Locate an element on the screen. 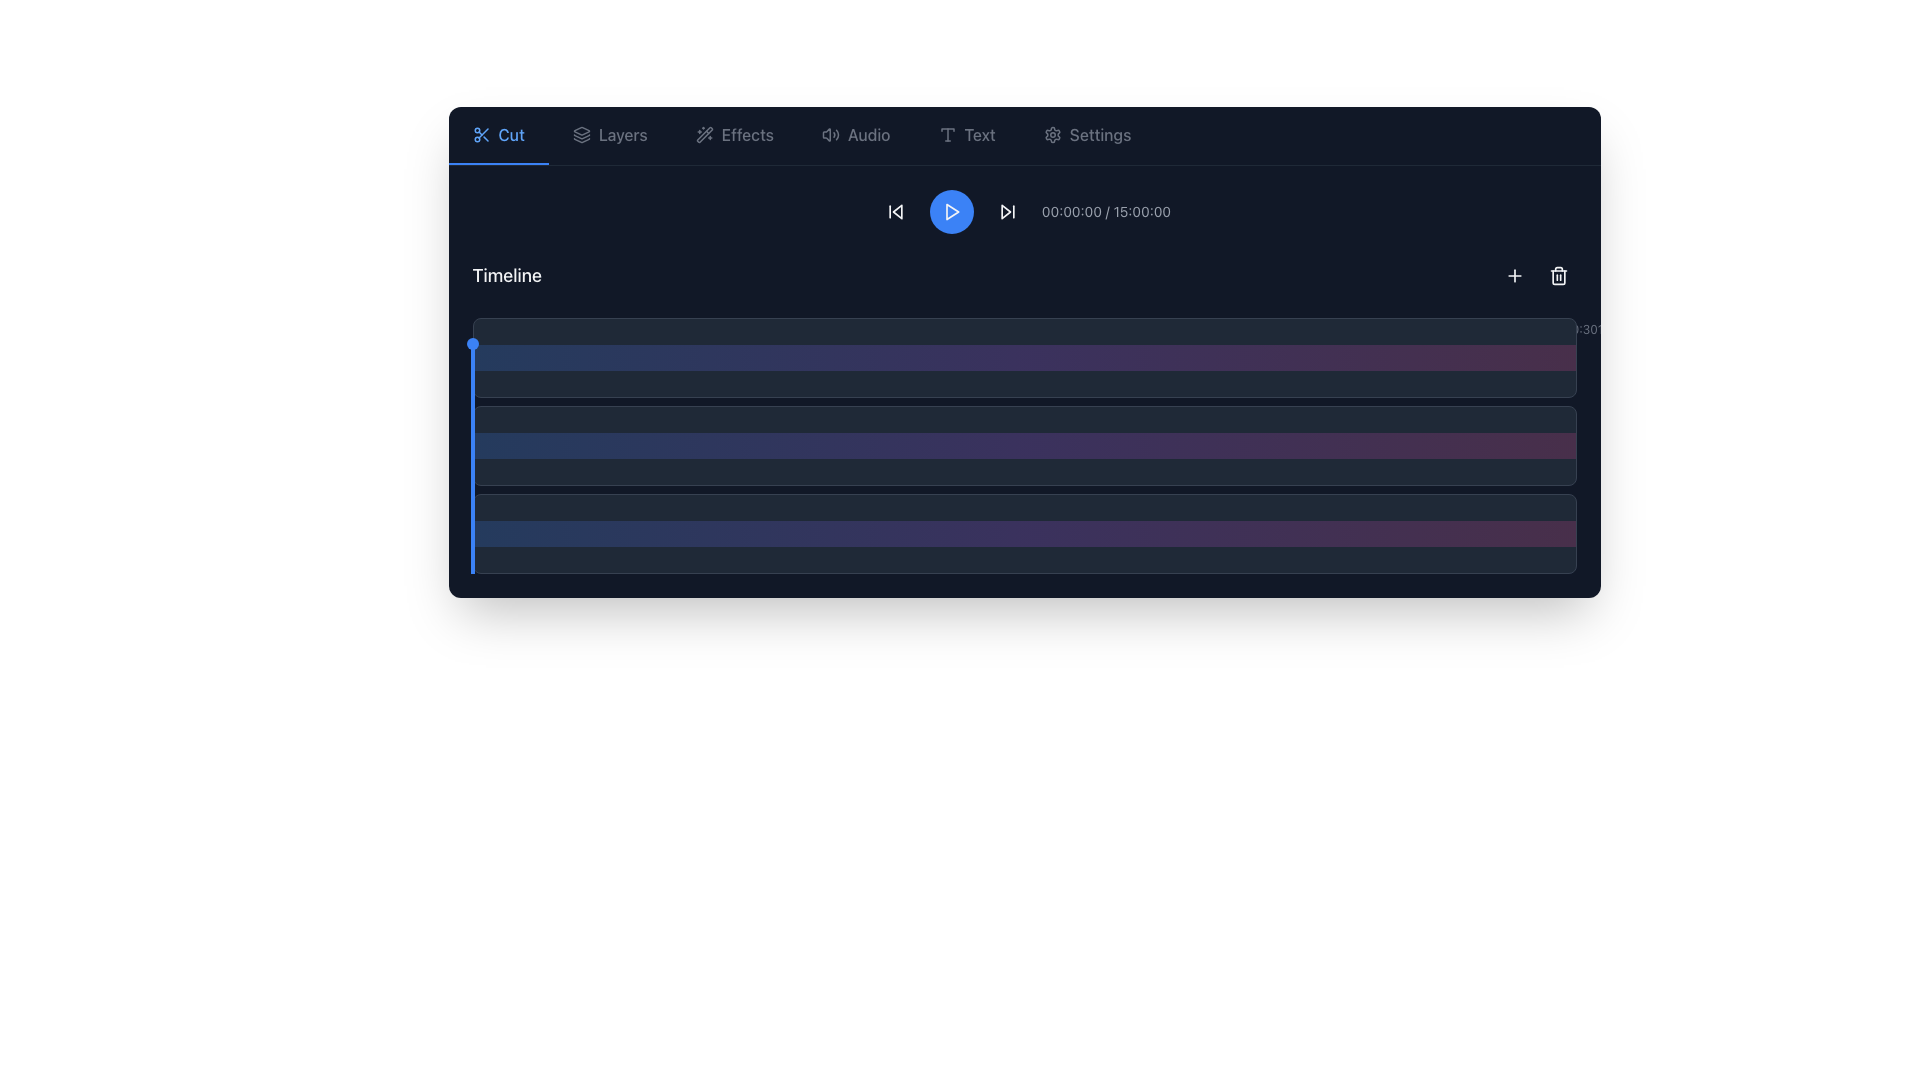 The image size is (1920, 1080). the 'Audio' text element in the navigation toolbar, which is styled with medium font weight and located between a speaker icon and other navigation options is located at coordinates (869, 135).